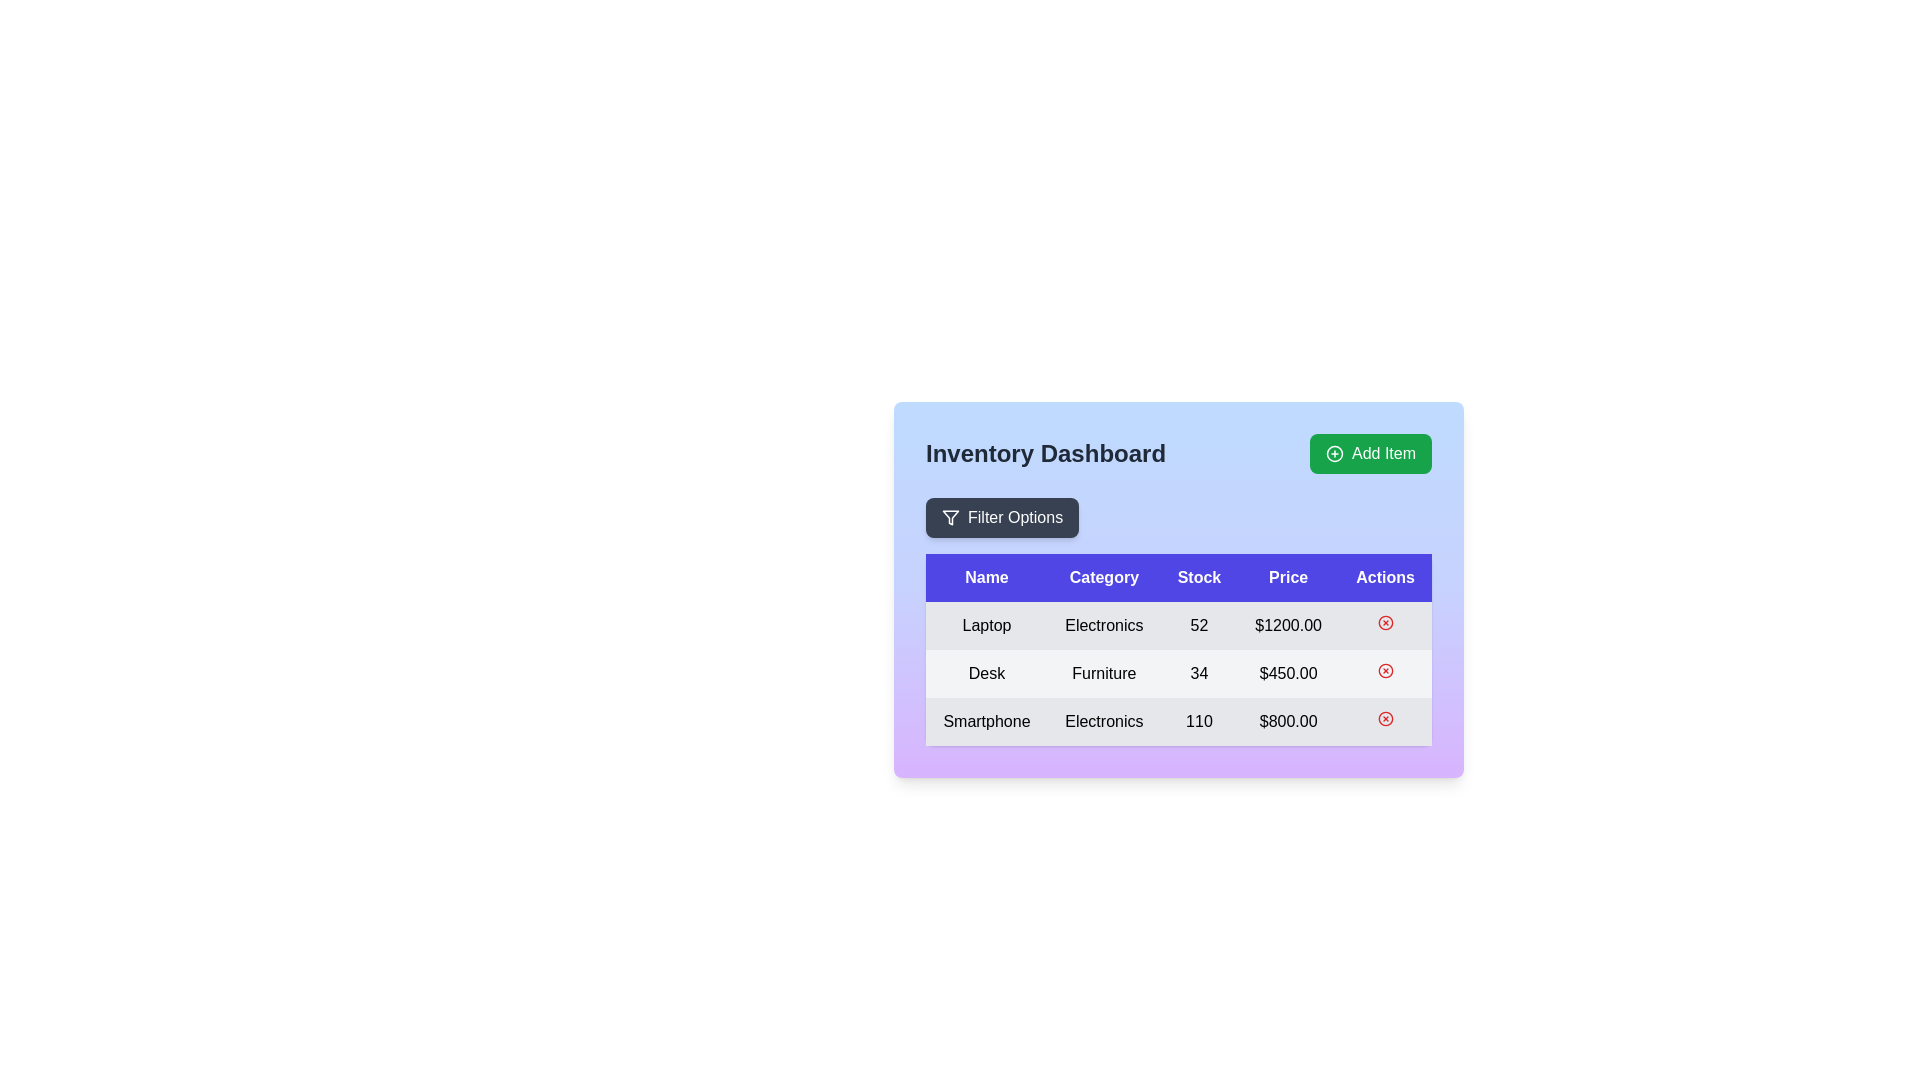 This screenshot has width=1920, height=1080. What do you see at coordinates (1179, 624) in the screenshot?
I see `the first row of the data table in the inventory dashboard that contains details for 'Laptop', including its category, stock, price, and actions` at bounding box center [1179, 624].